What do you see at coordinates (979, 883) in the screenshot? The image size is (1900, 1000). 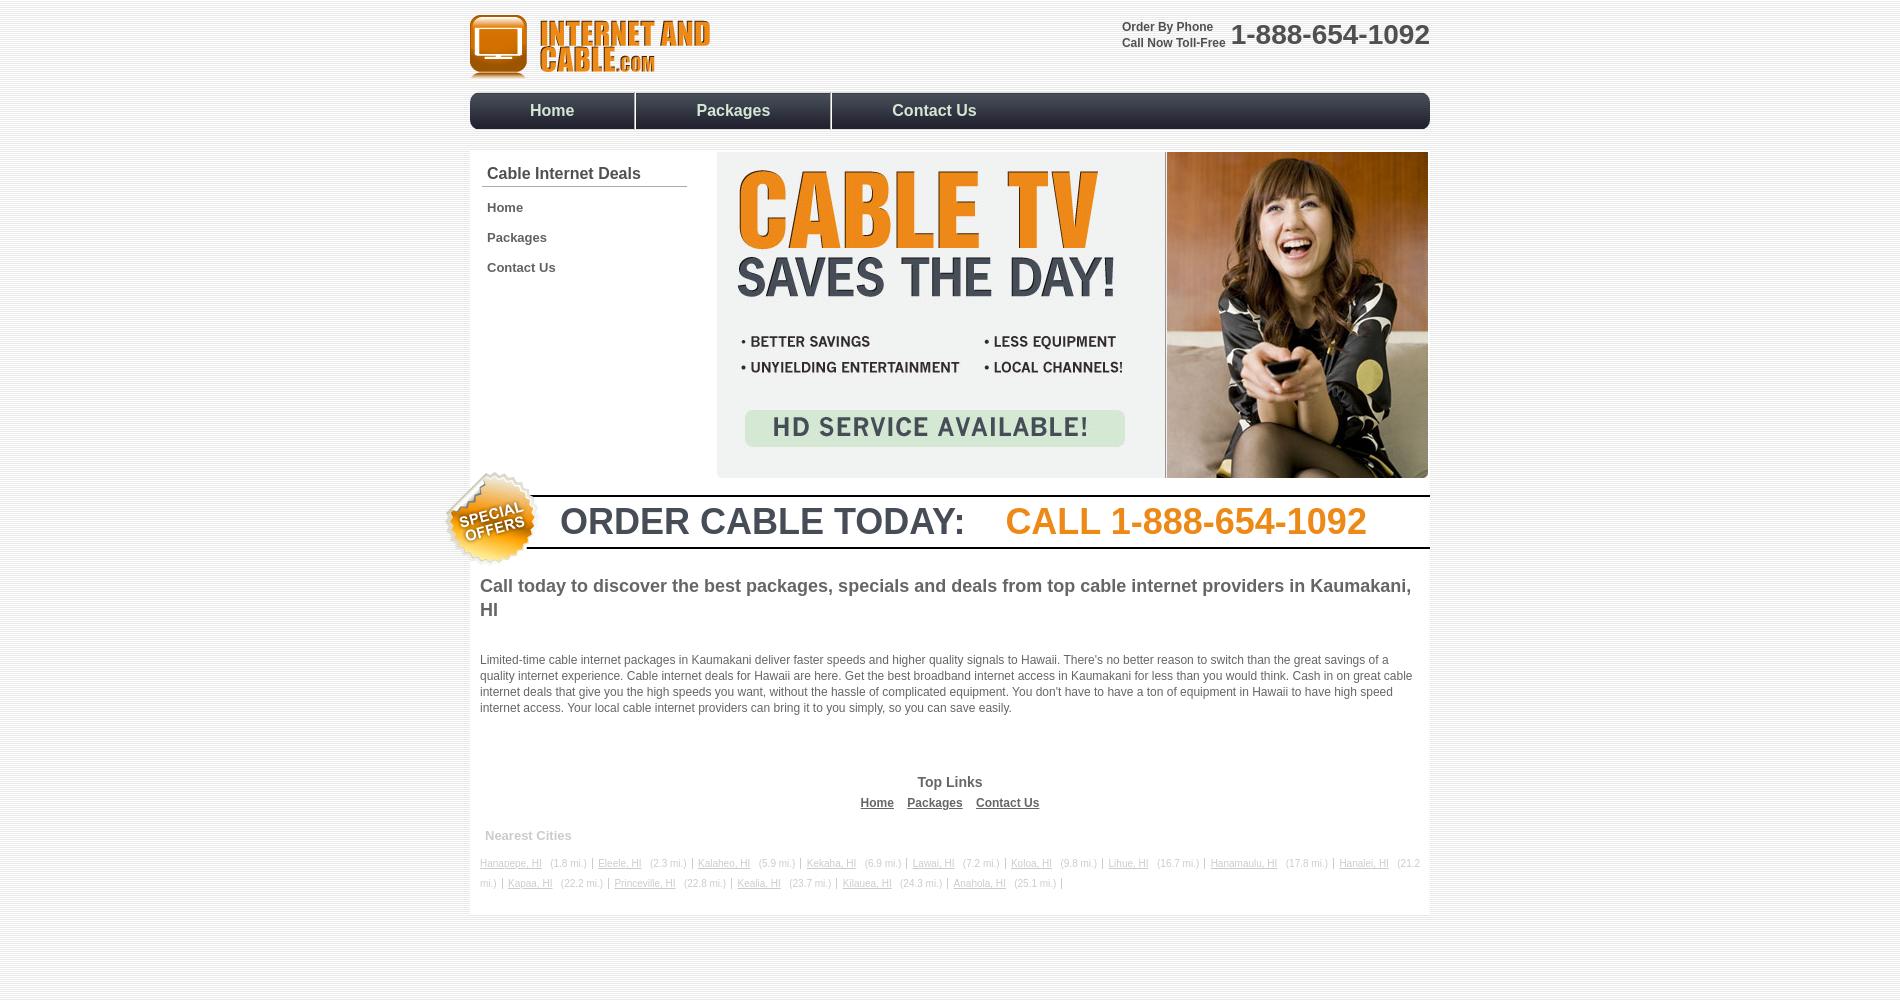 I see `'Anahola, HI'` at bounding box center [979, 883].